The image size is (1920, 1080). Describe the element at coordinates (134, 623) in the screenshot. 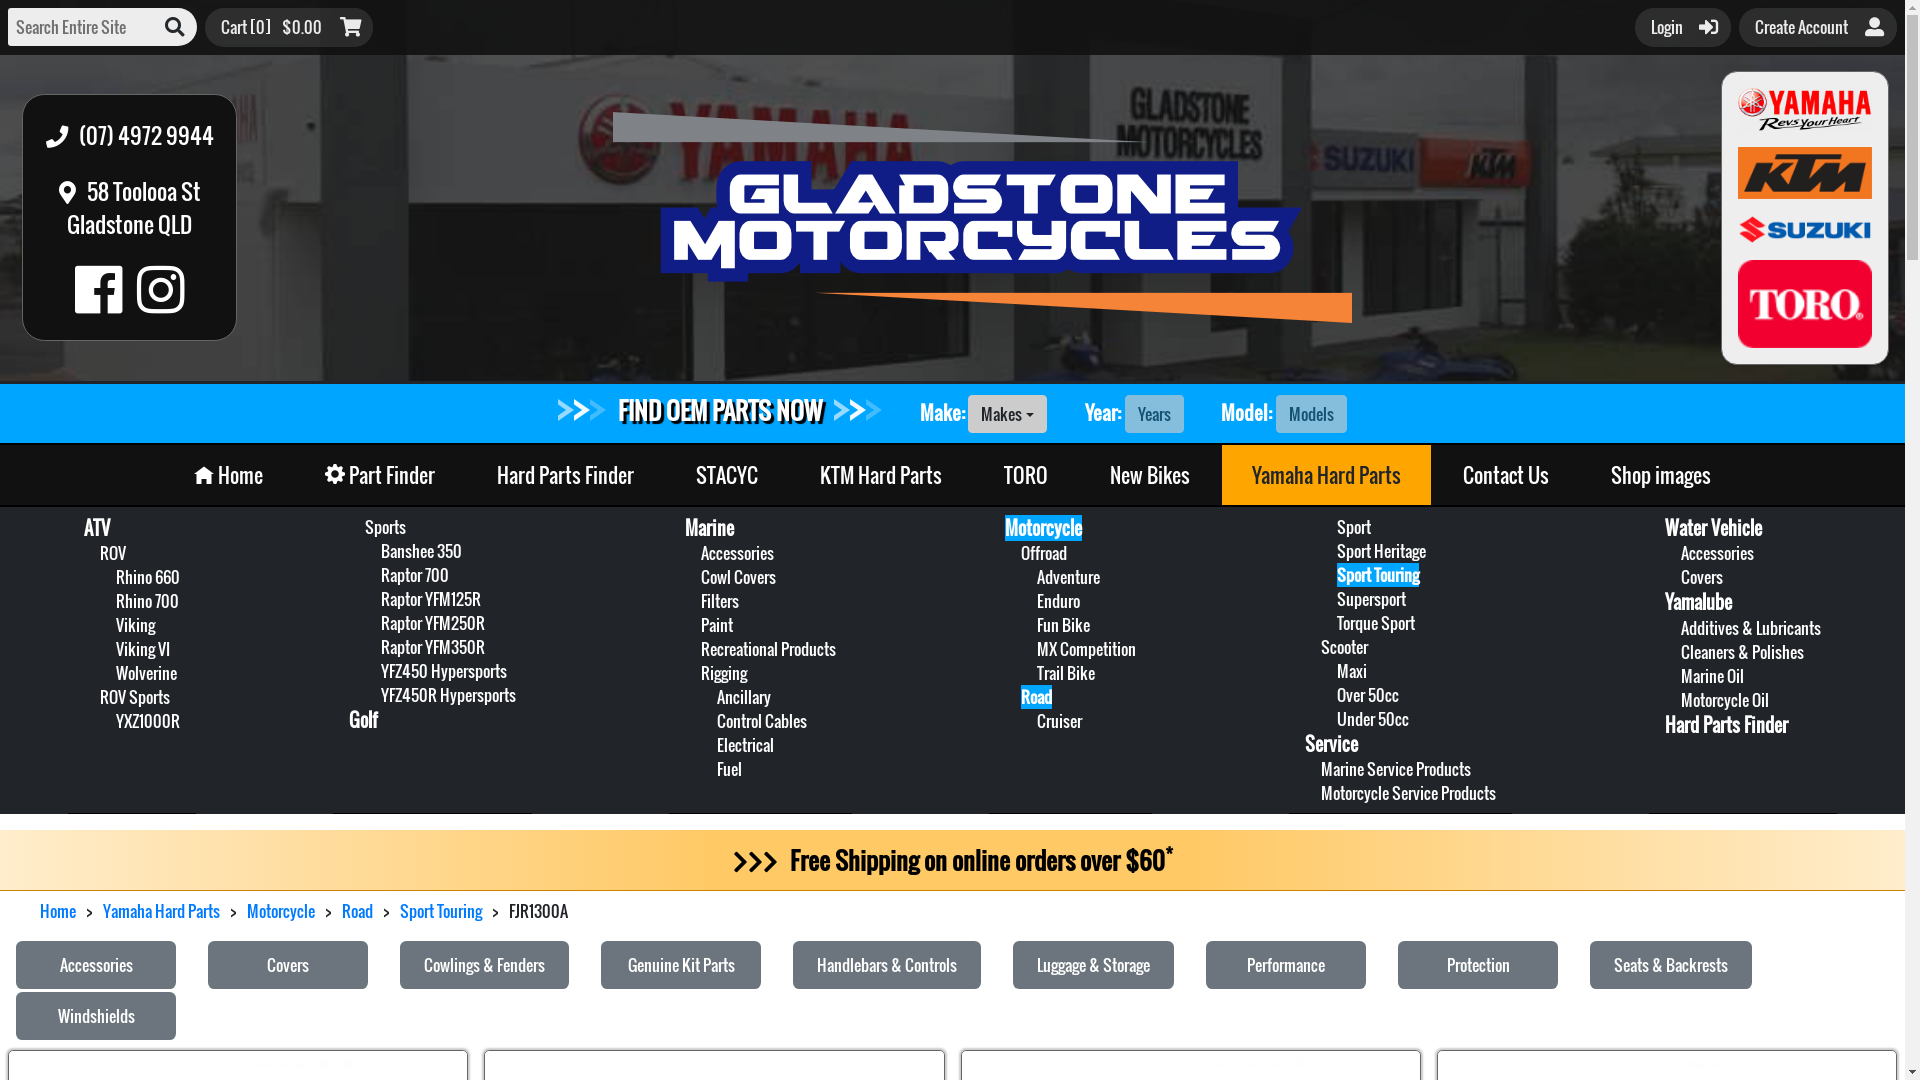

I see `'Viking'` at that location.